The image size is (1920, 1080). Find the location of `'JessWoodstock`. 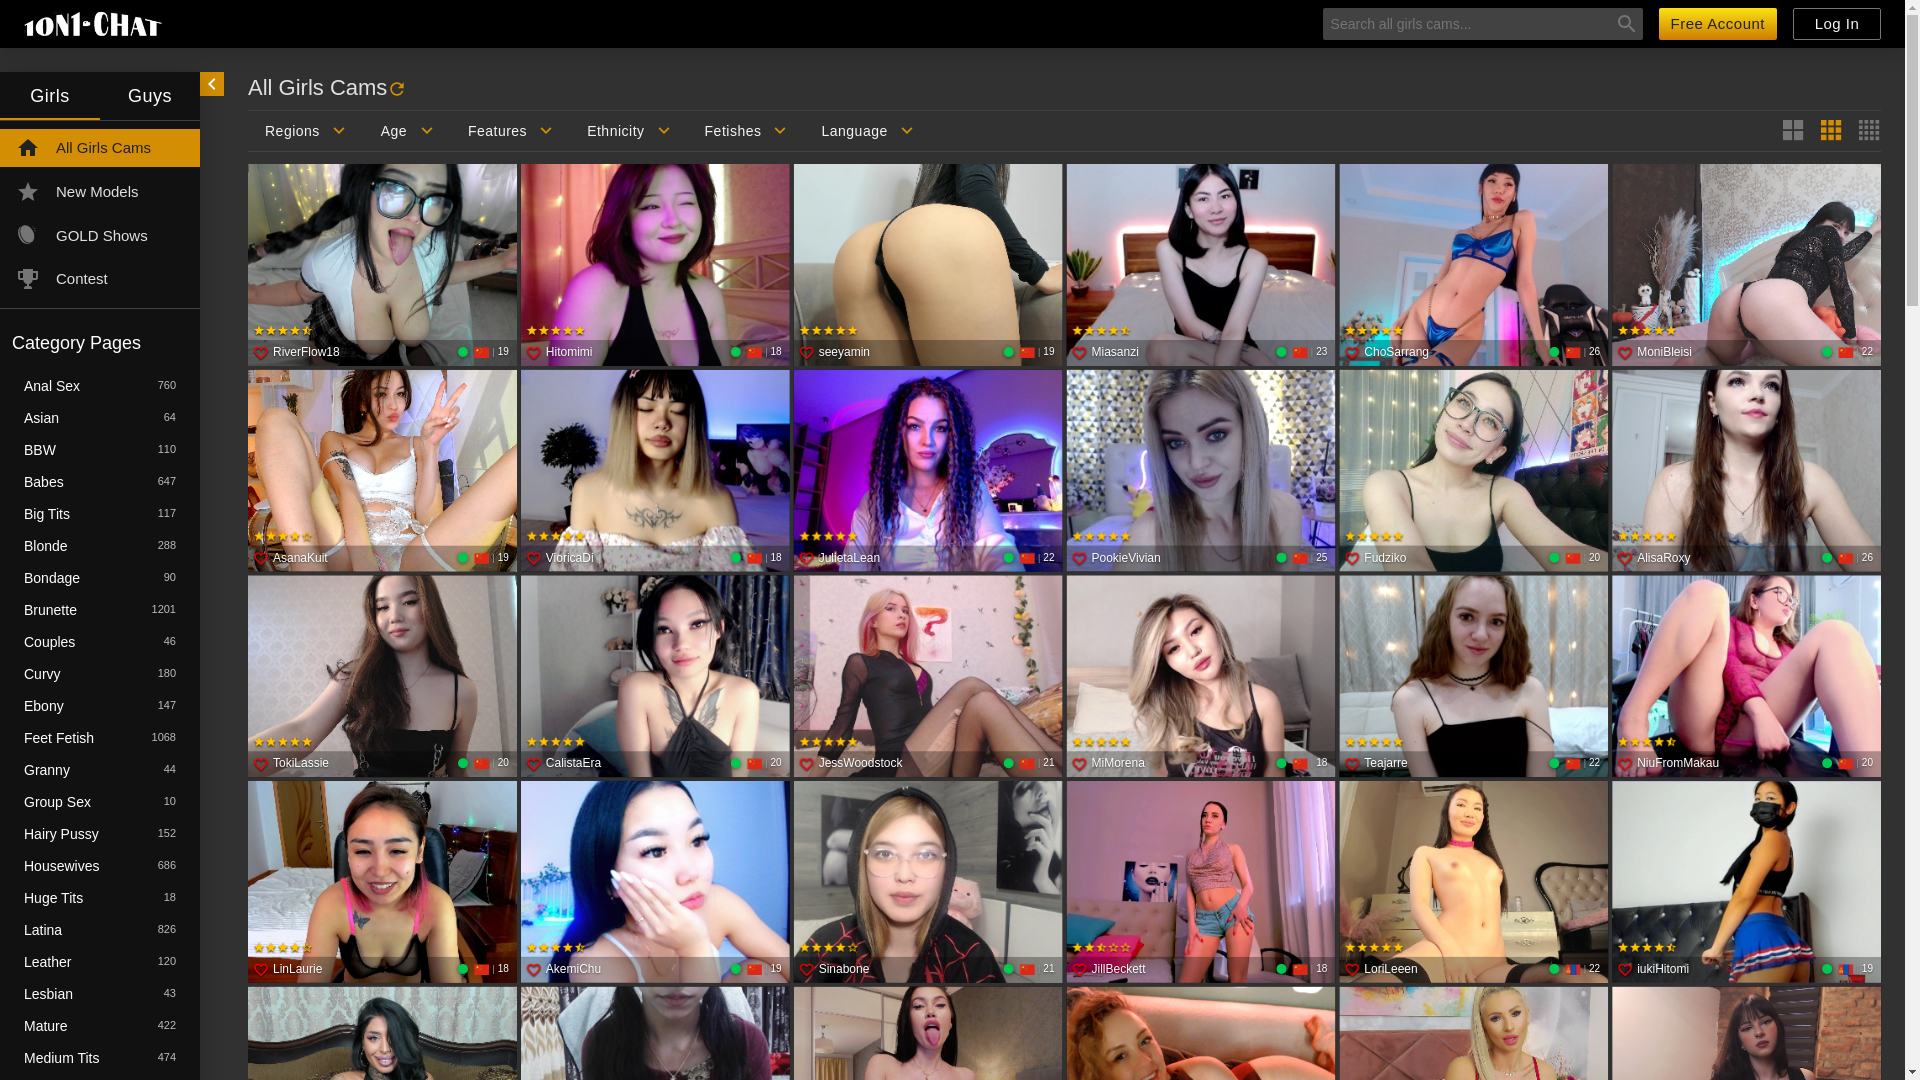

'JessWoodstock is located at coordinates (927, 676).